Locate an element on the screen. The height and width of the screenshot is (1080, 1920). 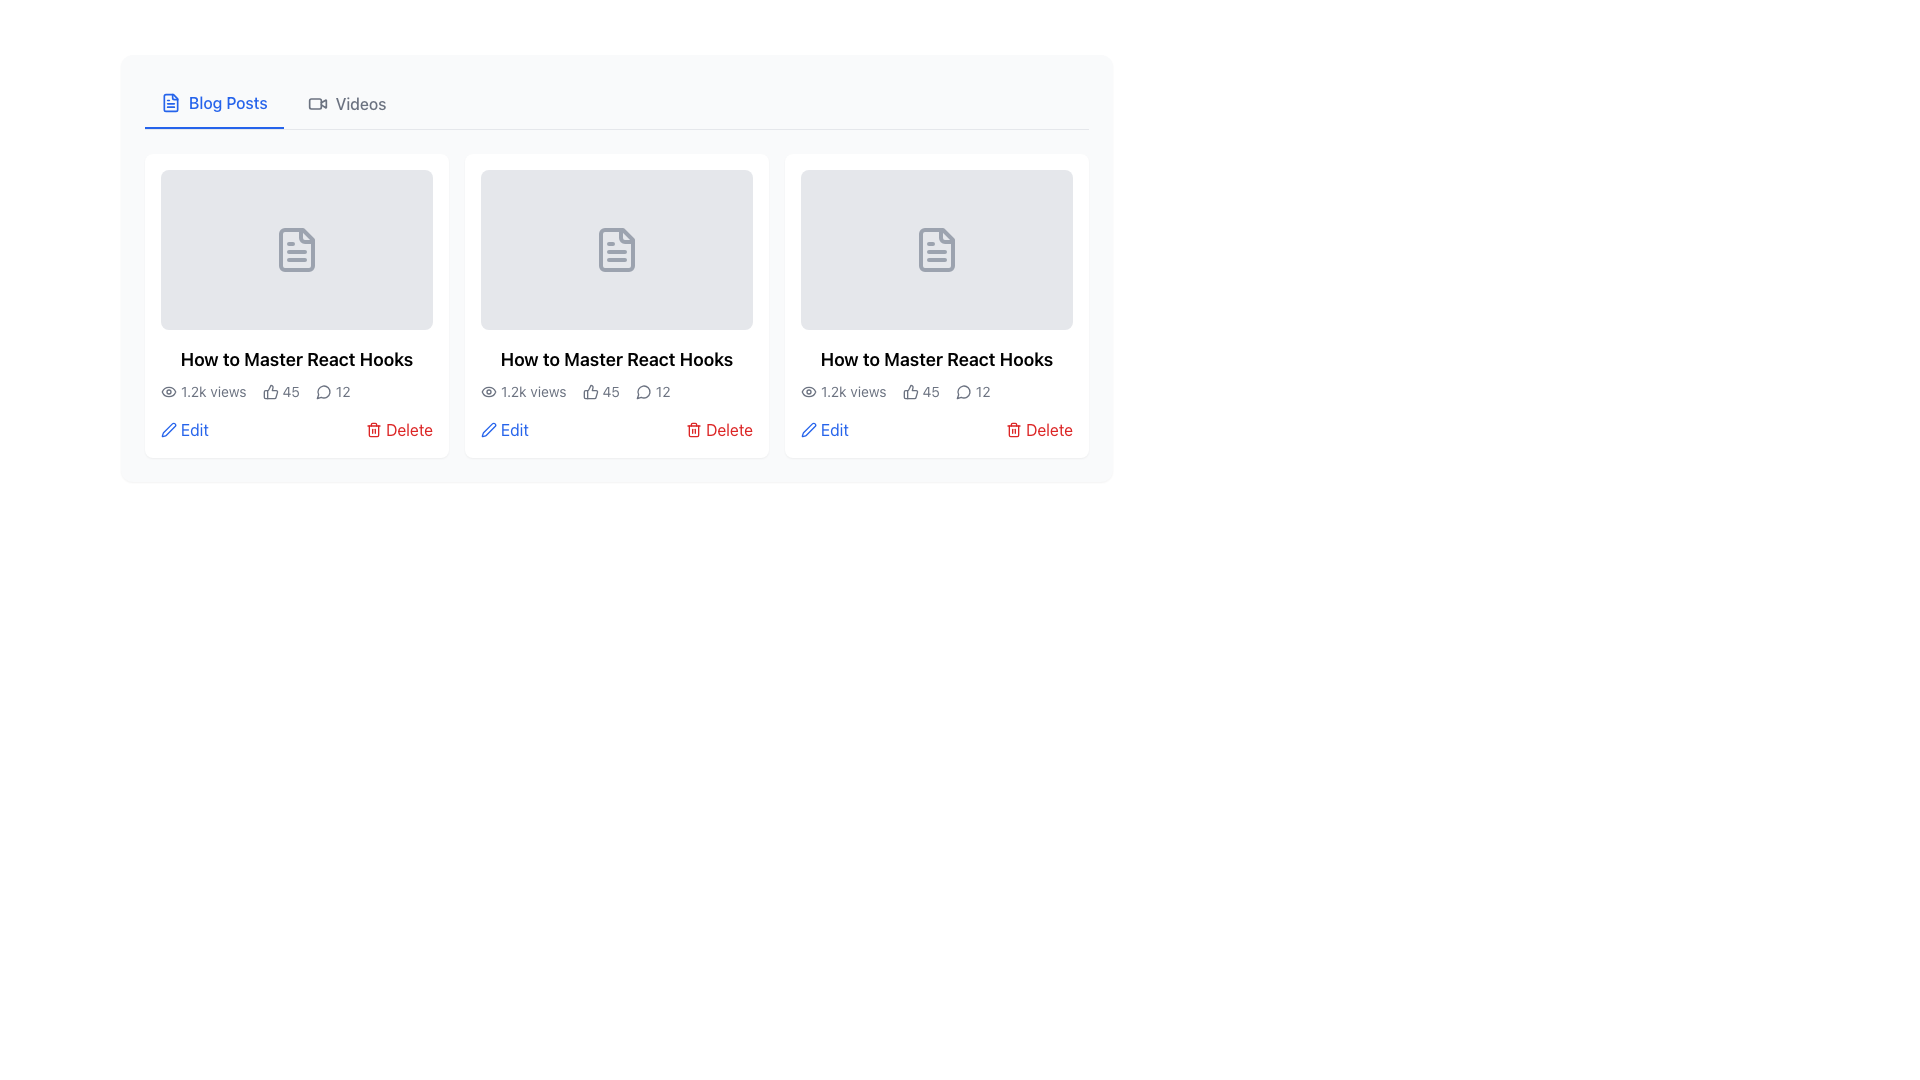
the first tab for navigation labeled 'Blog Posts' is located at coordinates (214, 104).